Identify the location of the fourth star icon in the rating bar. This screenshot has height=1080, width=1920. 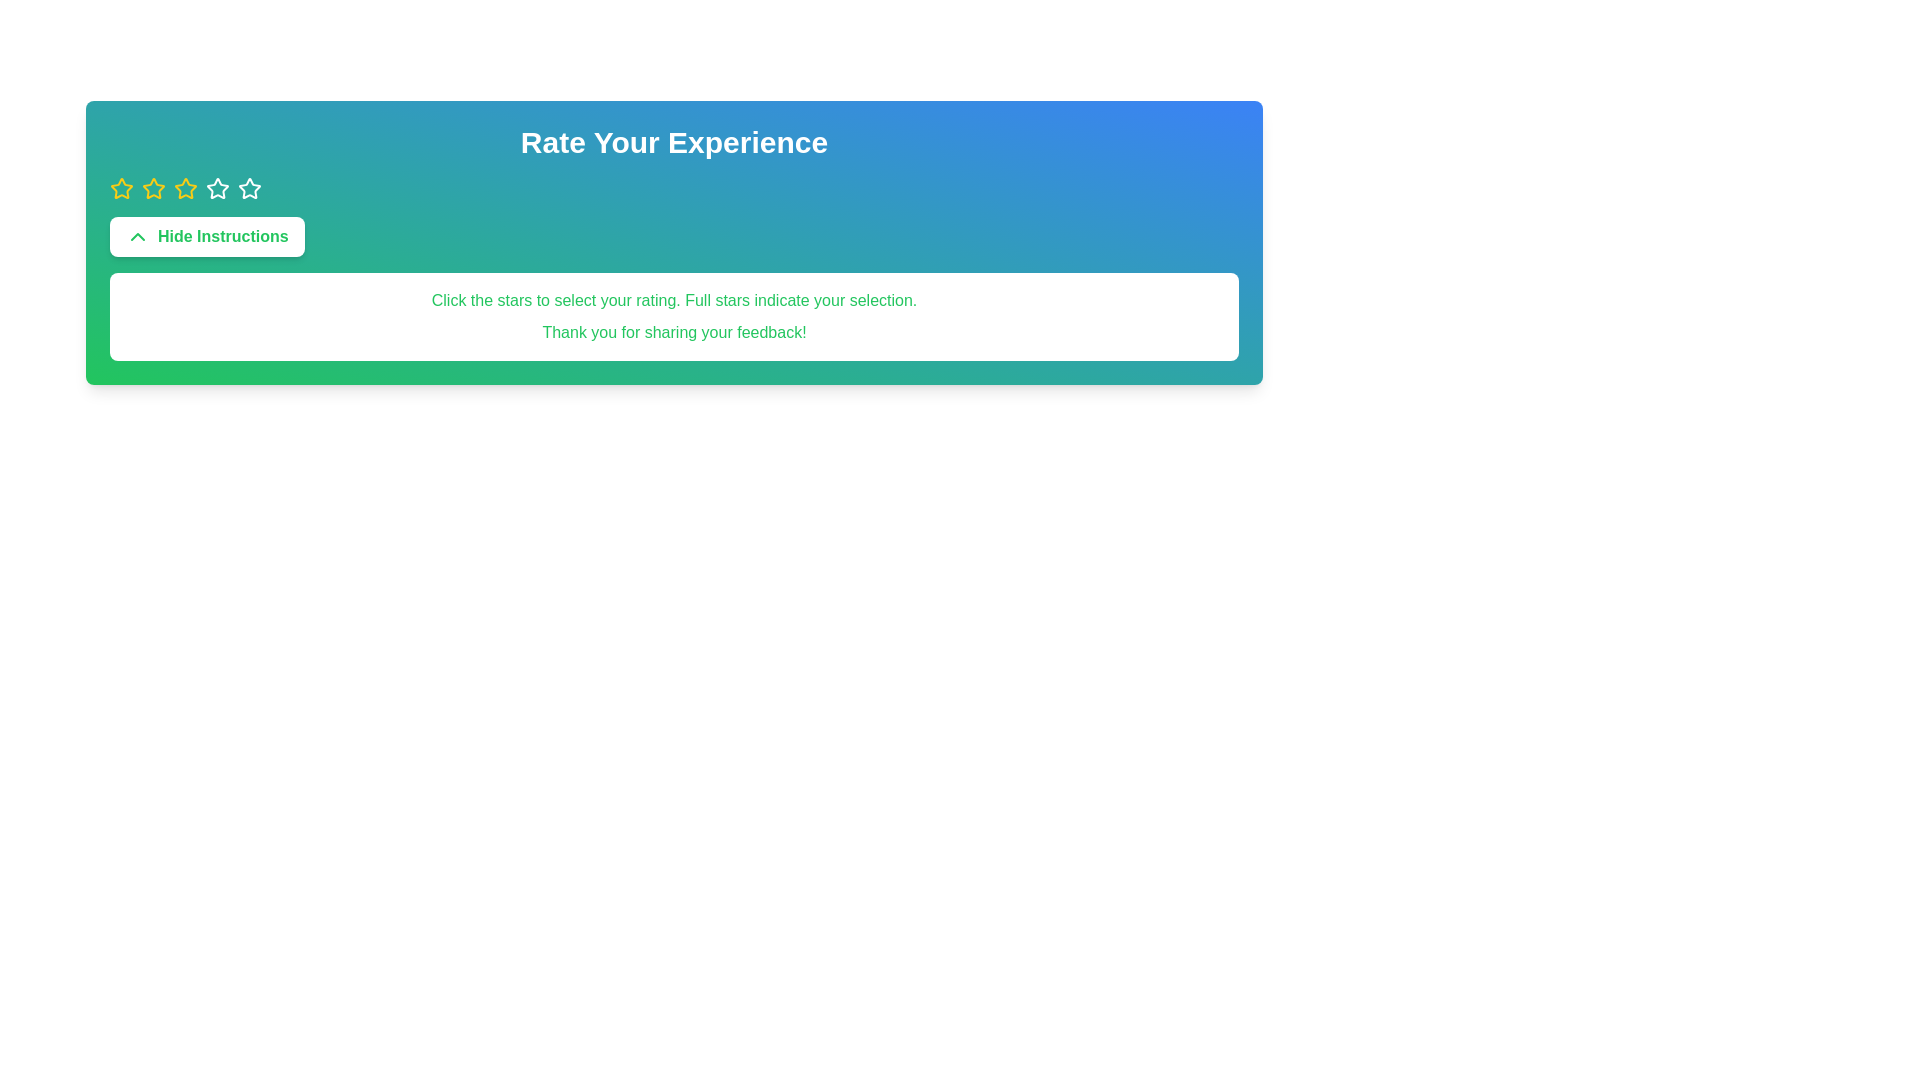
(248, 188).